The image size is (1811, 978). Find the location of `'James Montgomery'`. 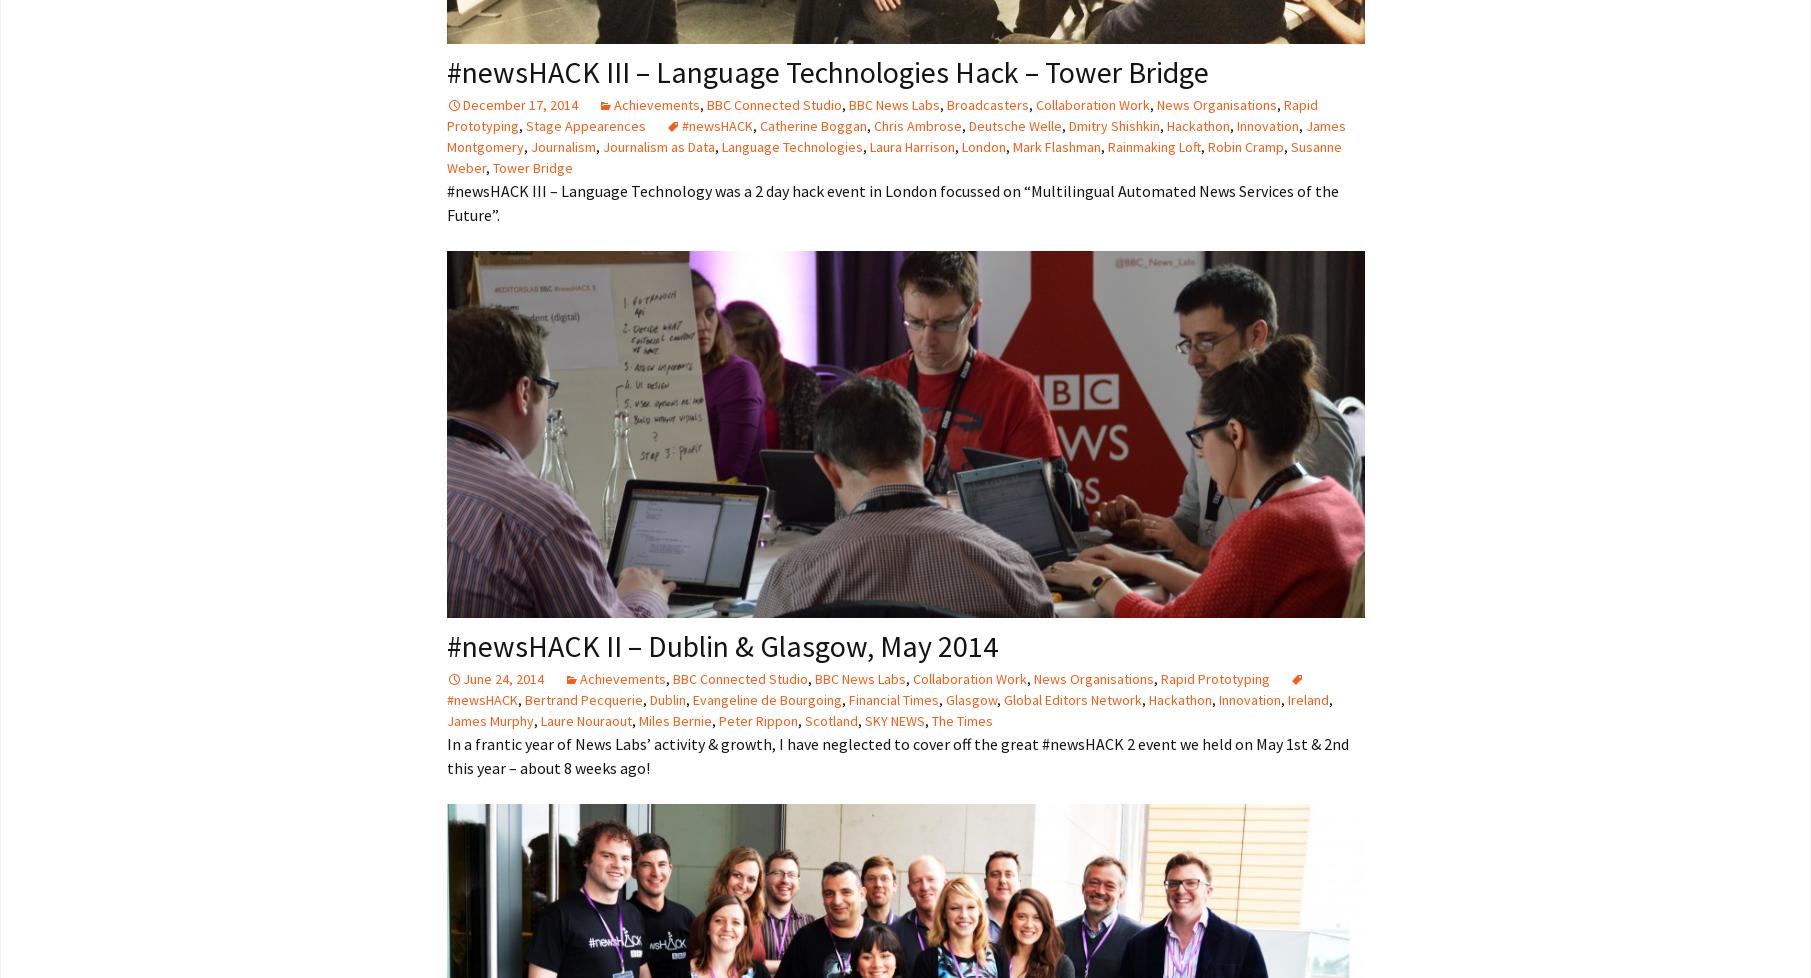

'James Montgomery' is located at coordinates (446, 136).